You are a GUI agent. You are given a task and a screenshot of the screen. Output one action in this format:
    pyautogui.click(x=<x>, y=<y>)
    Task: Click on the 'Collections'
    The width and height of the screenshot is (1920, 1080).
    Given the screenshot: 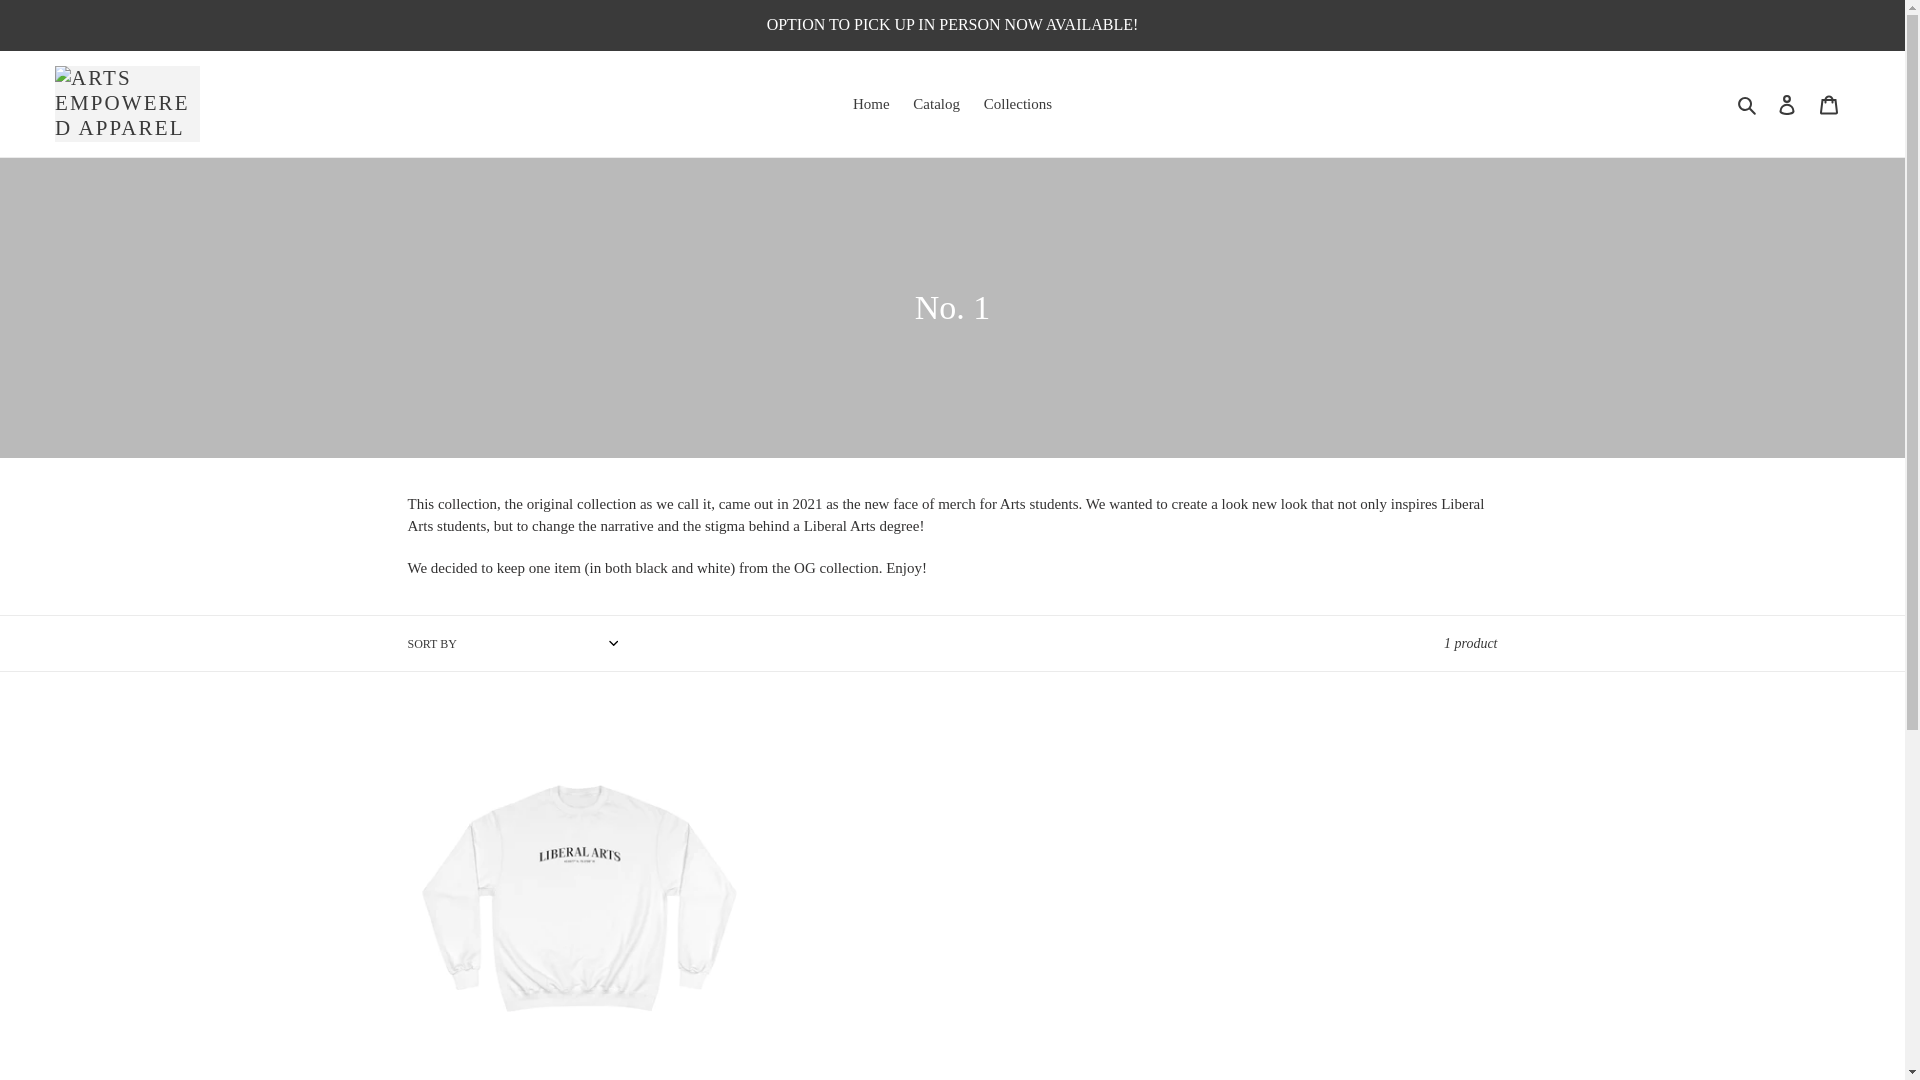 What is the action you would take?
    pyautogui.click(x=1017, y=104)
    